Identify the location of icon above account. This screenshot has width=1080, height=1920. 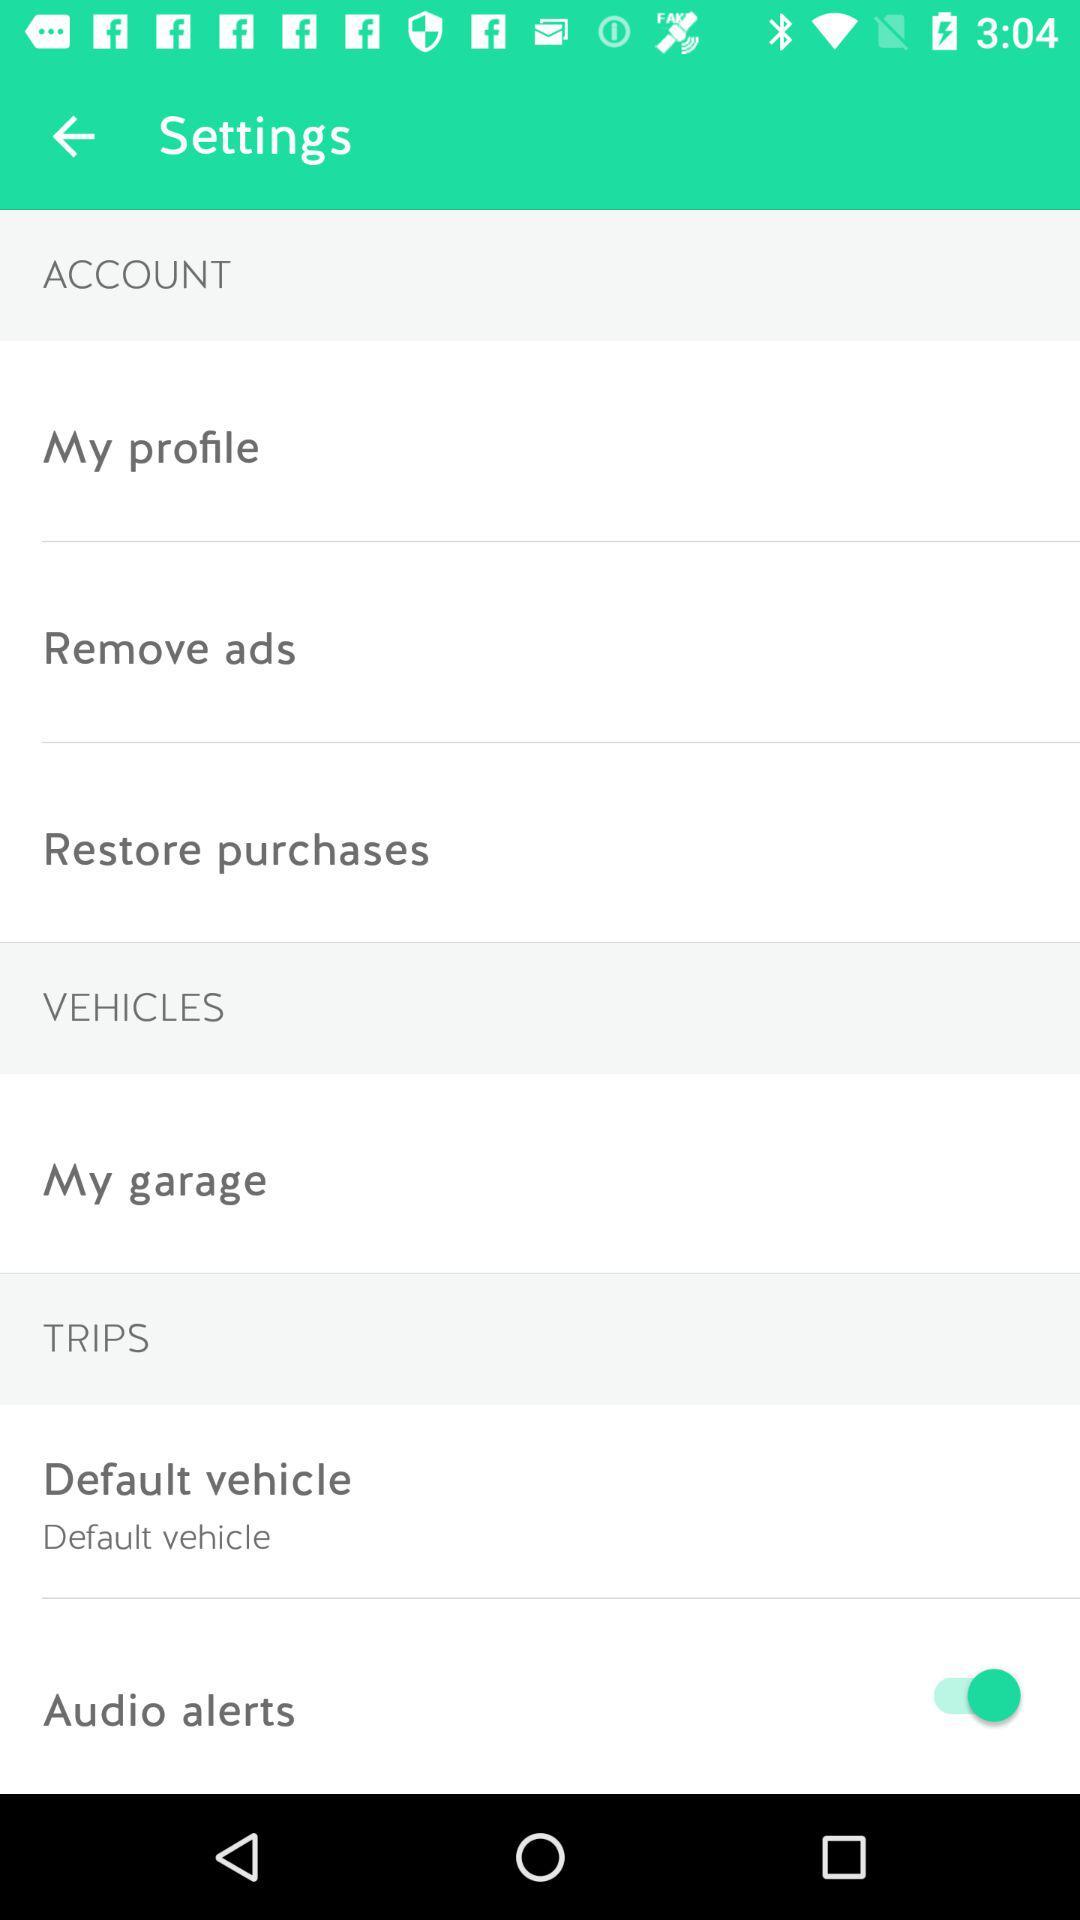
(72, 135).